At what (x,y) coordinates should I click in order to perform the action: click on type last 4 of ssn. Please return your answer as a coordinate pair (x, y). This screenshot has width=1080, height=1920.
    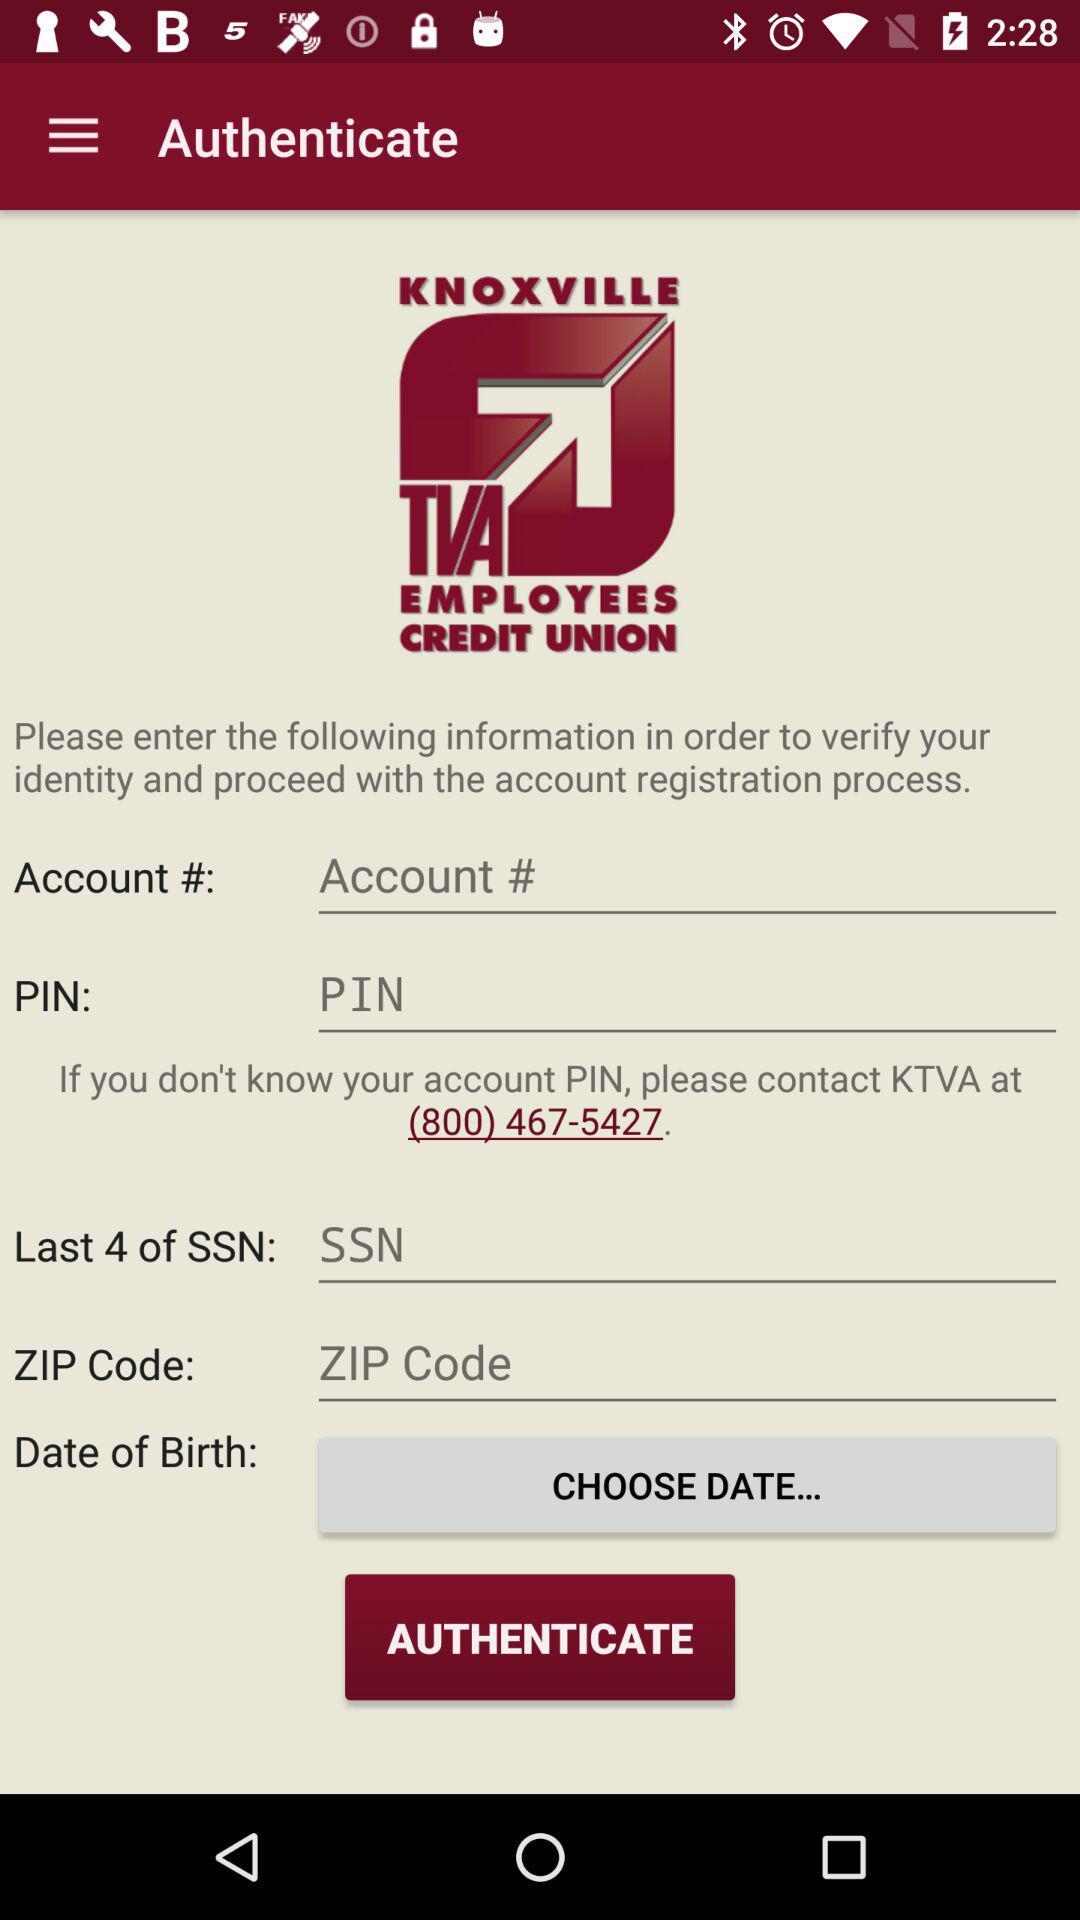
    Looking at the image, I should click on (686, 1243).